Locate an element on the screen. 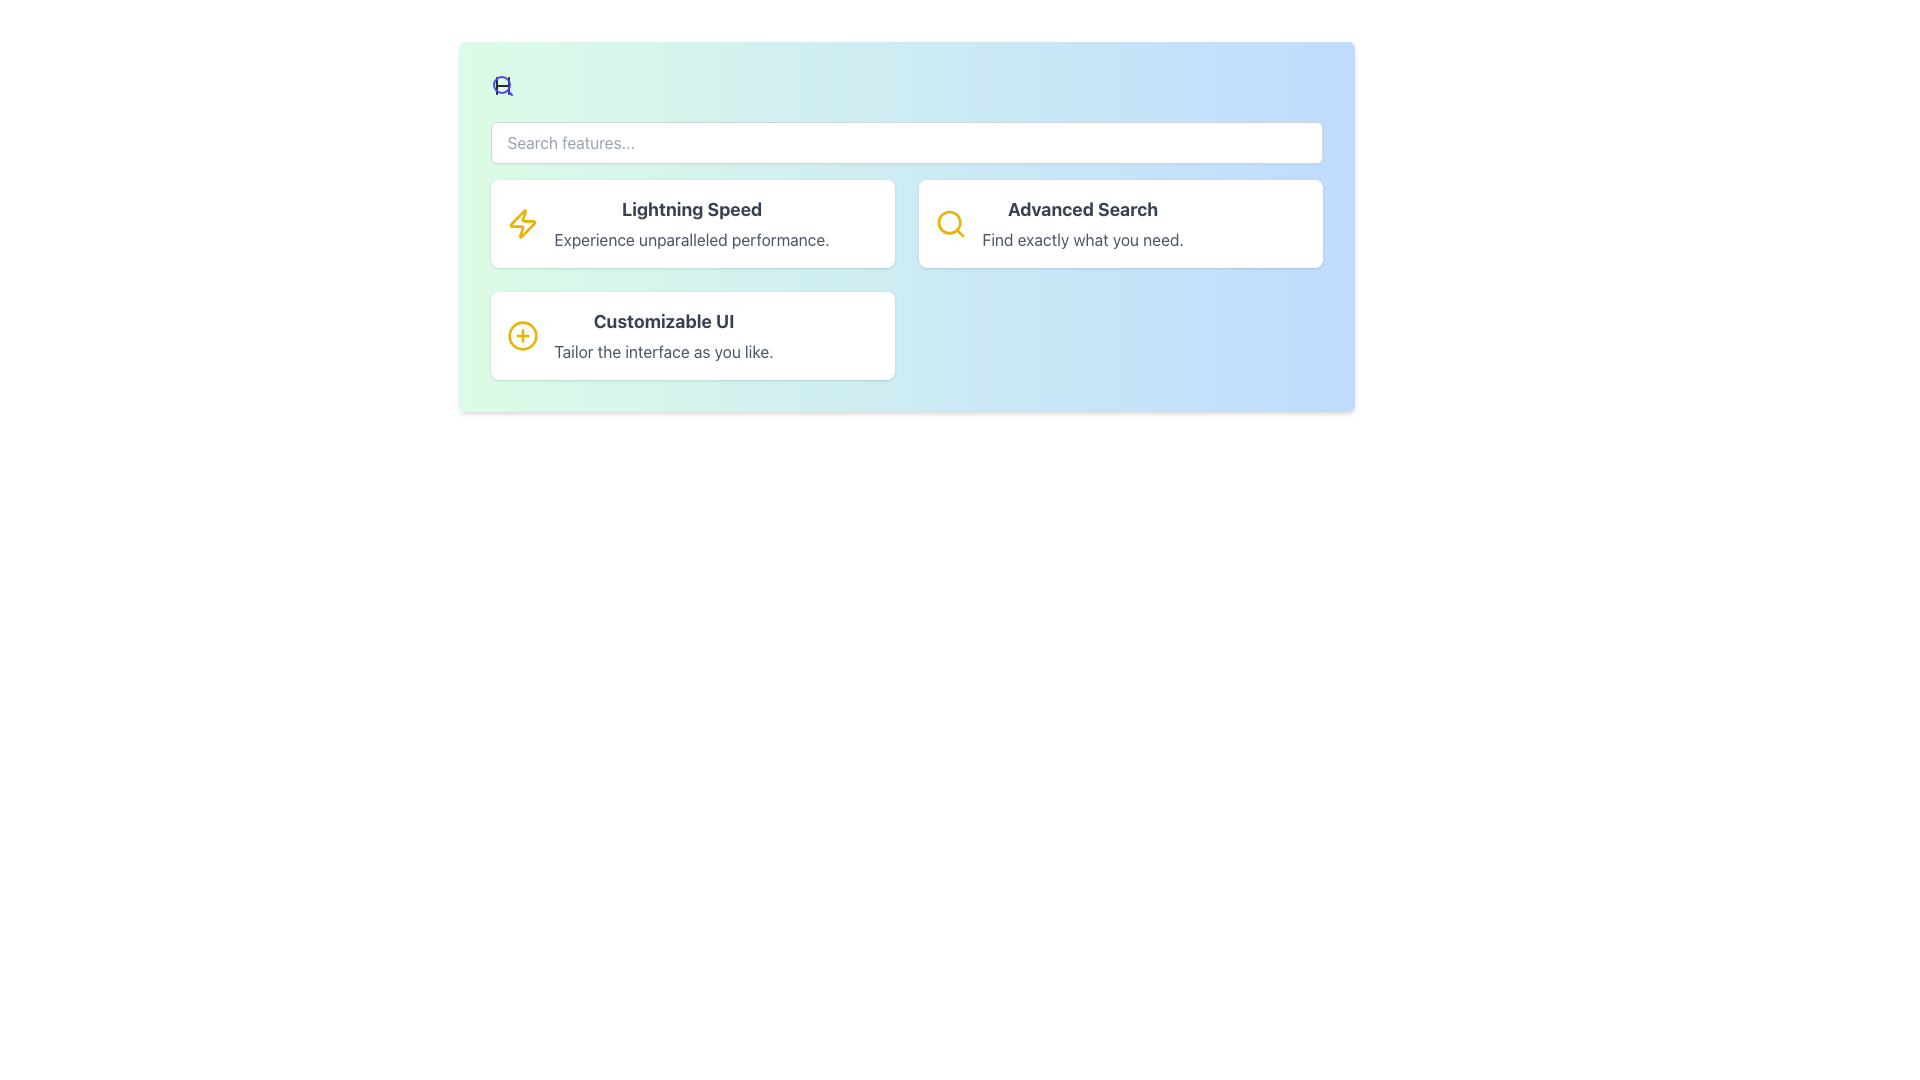 This screenshot has width=1920, height=1080. the circular lens of the search icon representing the magnifying glass, located on the left side of the interface is located at coordinates (948, 222).